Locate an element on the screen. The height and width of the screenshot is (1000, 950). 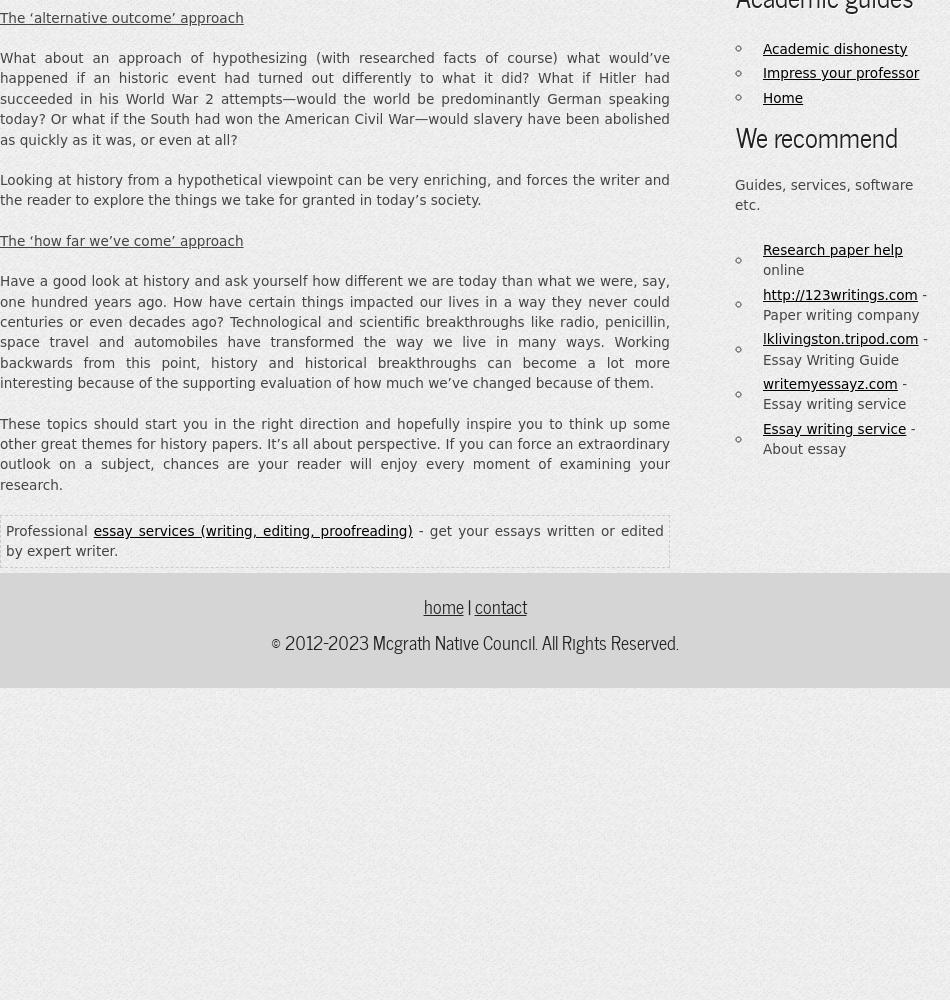
'- Essay Writing Guide' is located at coordinates (844, 348).